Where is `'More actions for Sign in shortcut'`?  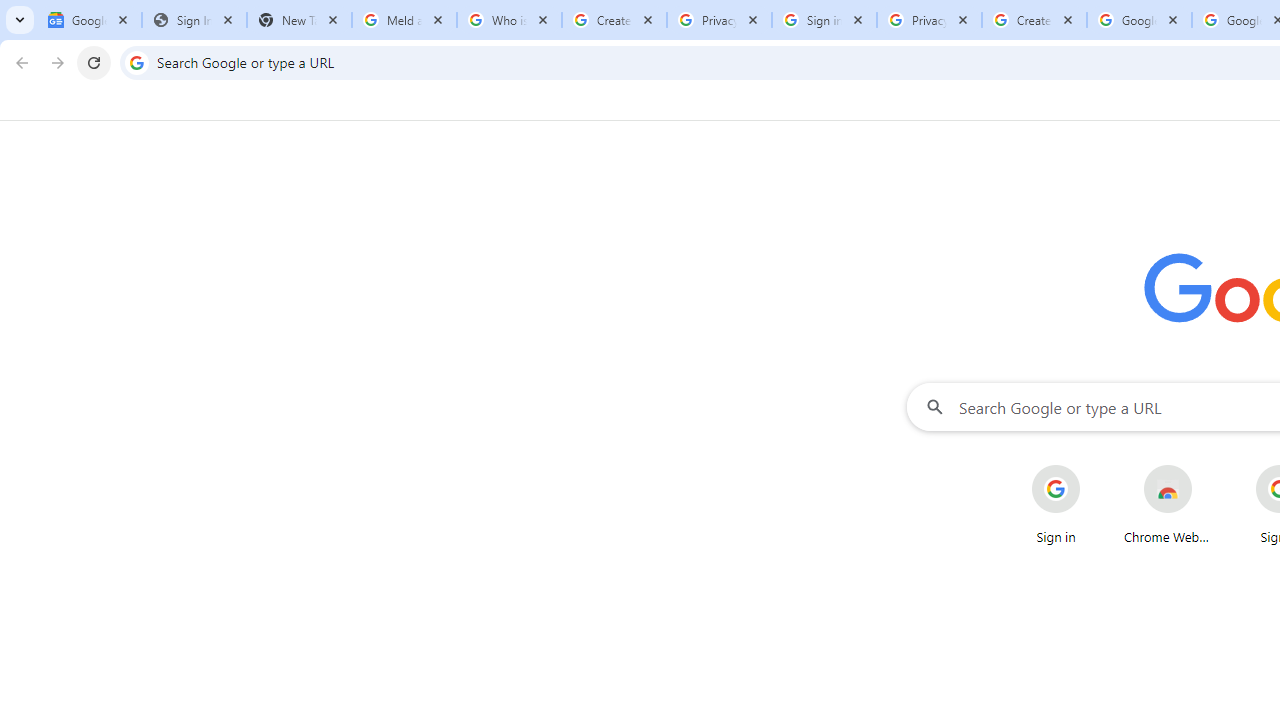 'More actions for Sign in shortcut' is located at coordinates (1094, 466).